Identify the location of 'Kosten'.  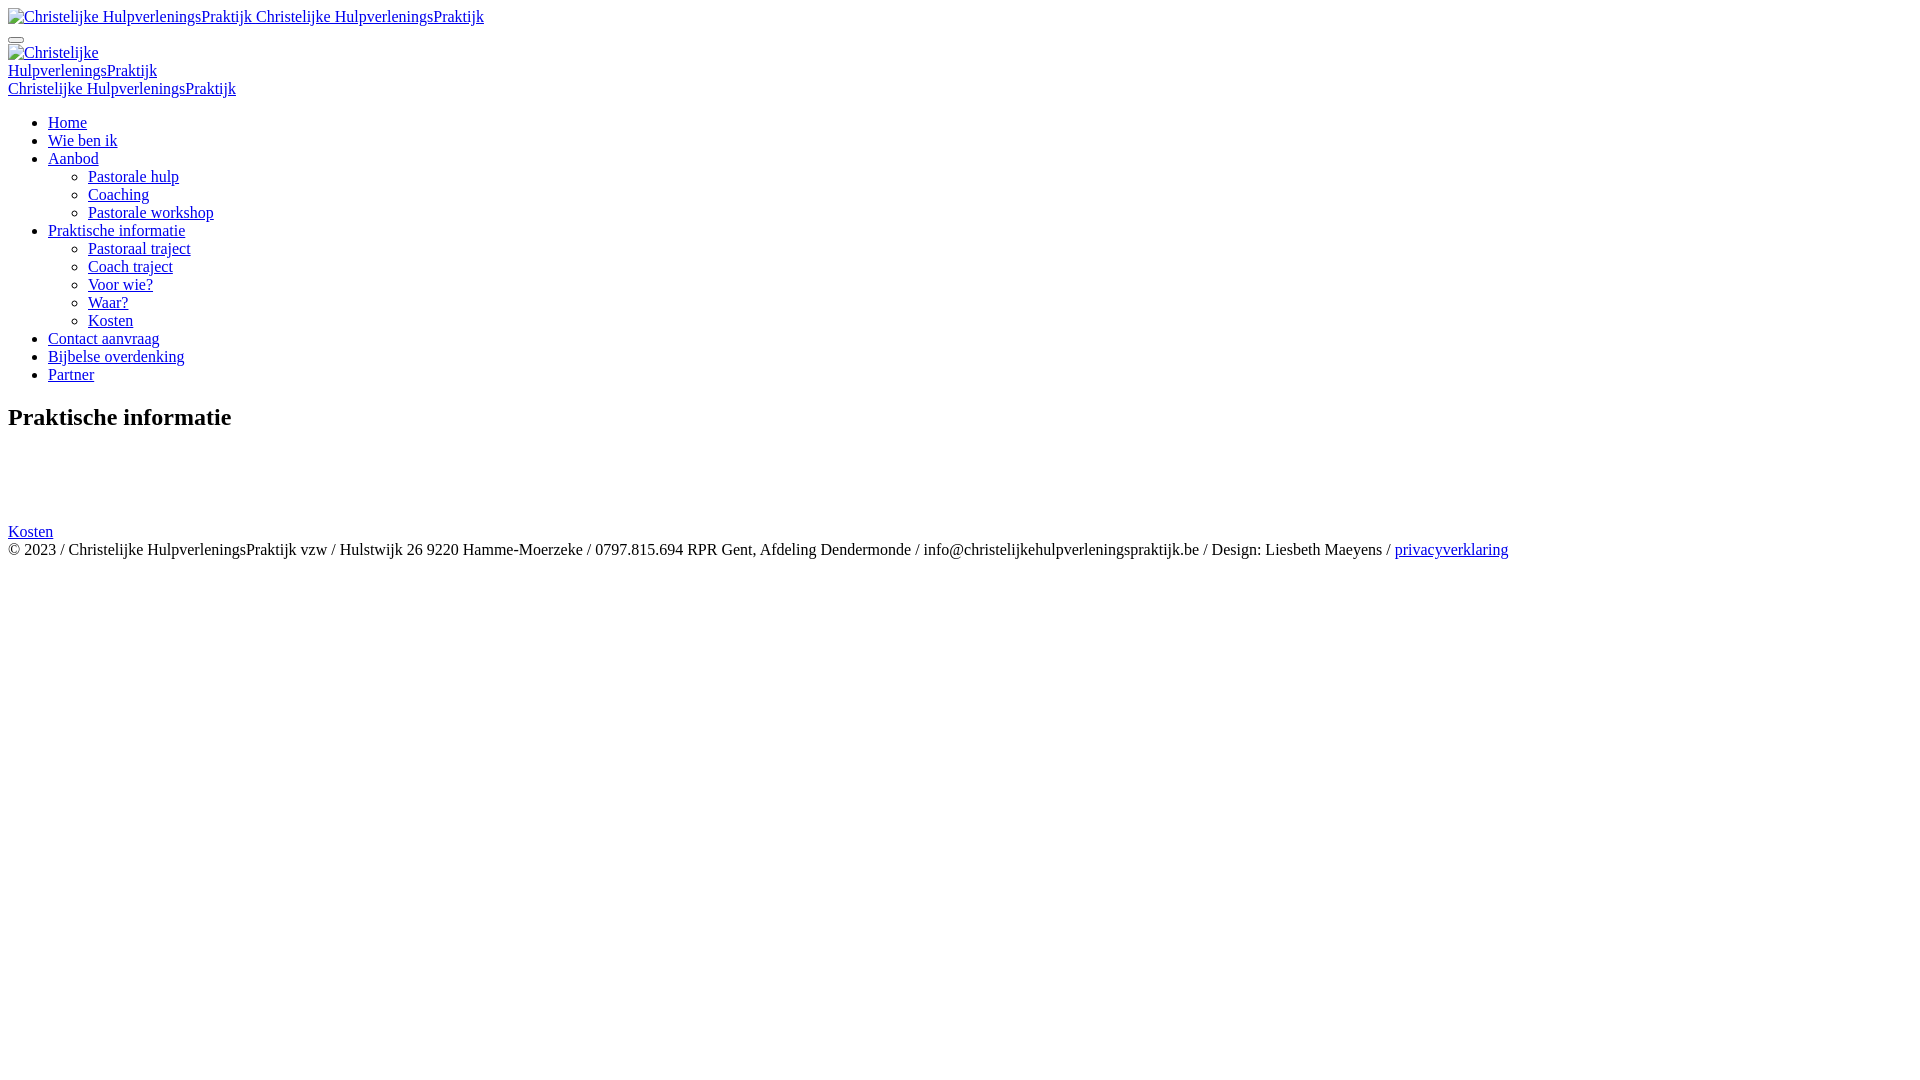
(109, 319).